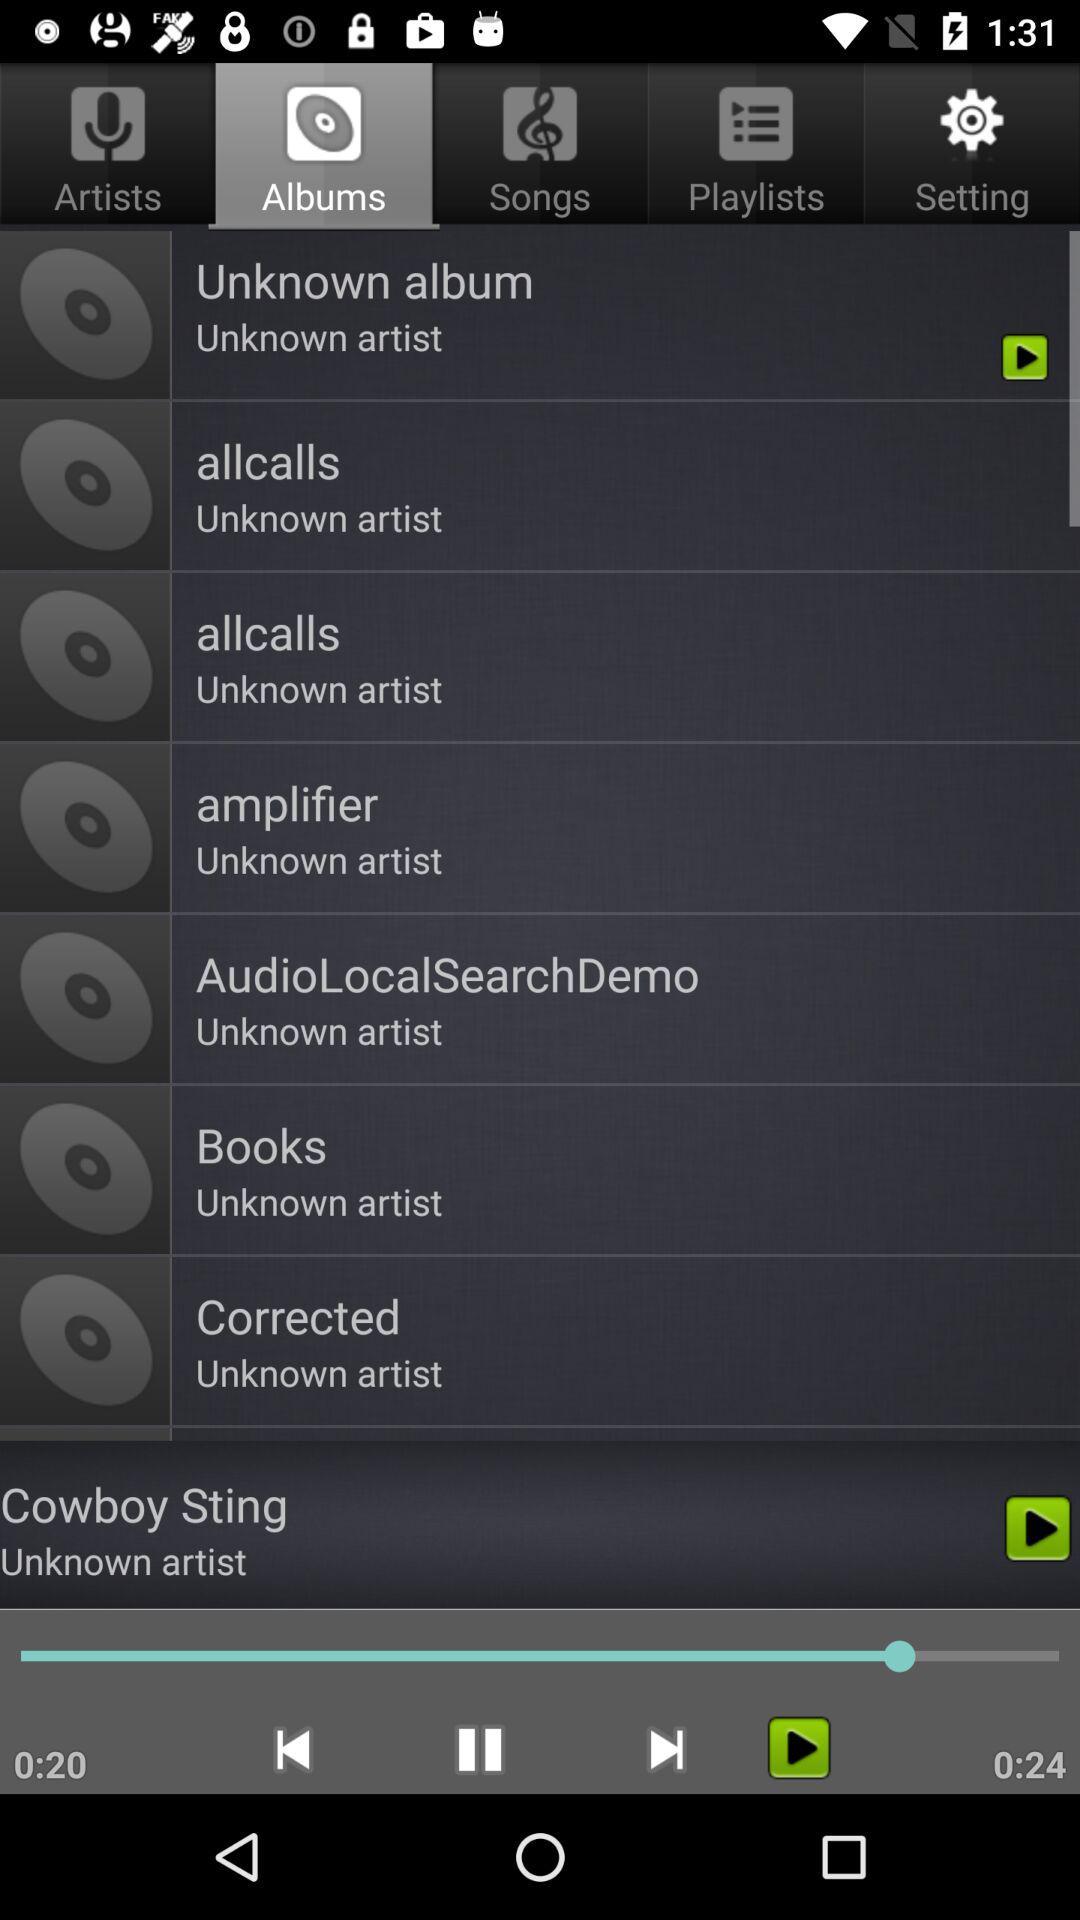  Describe the element at coordinates (111, 146) in the screenshot. I see `the icon to the left of songs` at that location.